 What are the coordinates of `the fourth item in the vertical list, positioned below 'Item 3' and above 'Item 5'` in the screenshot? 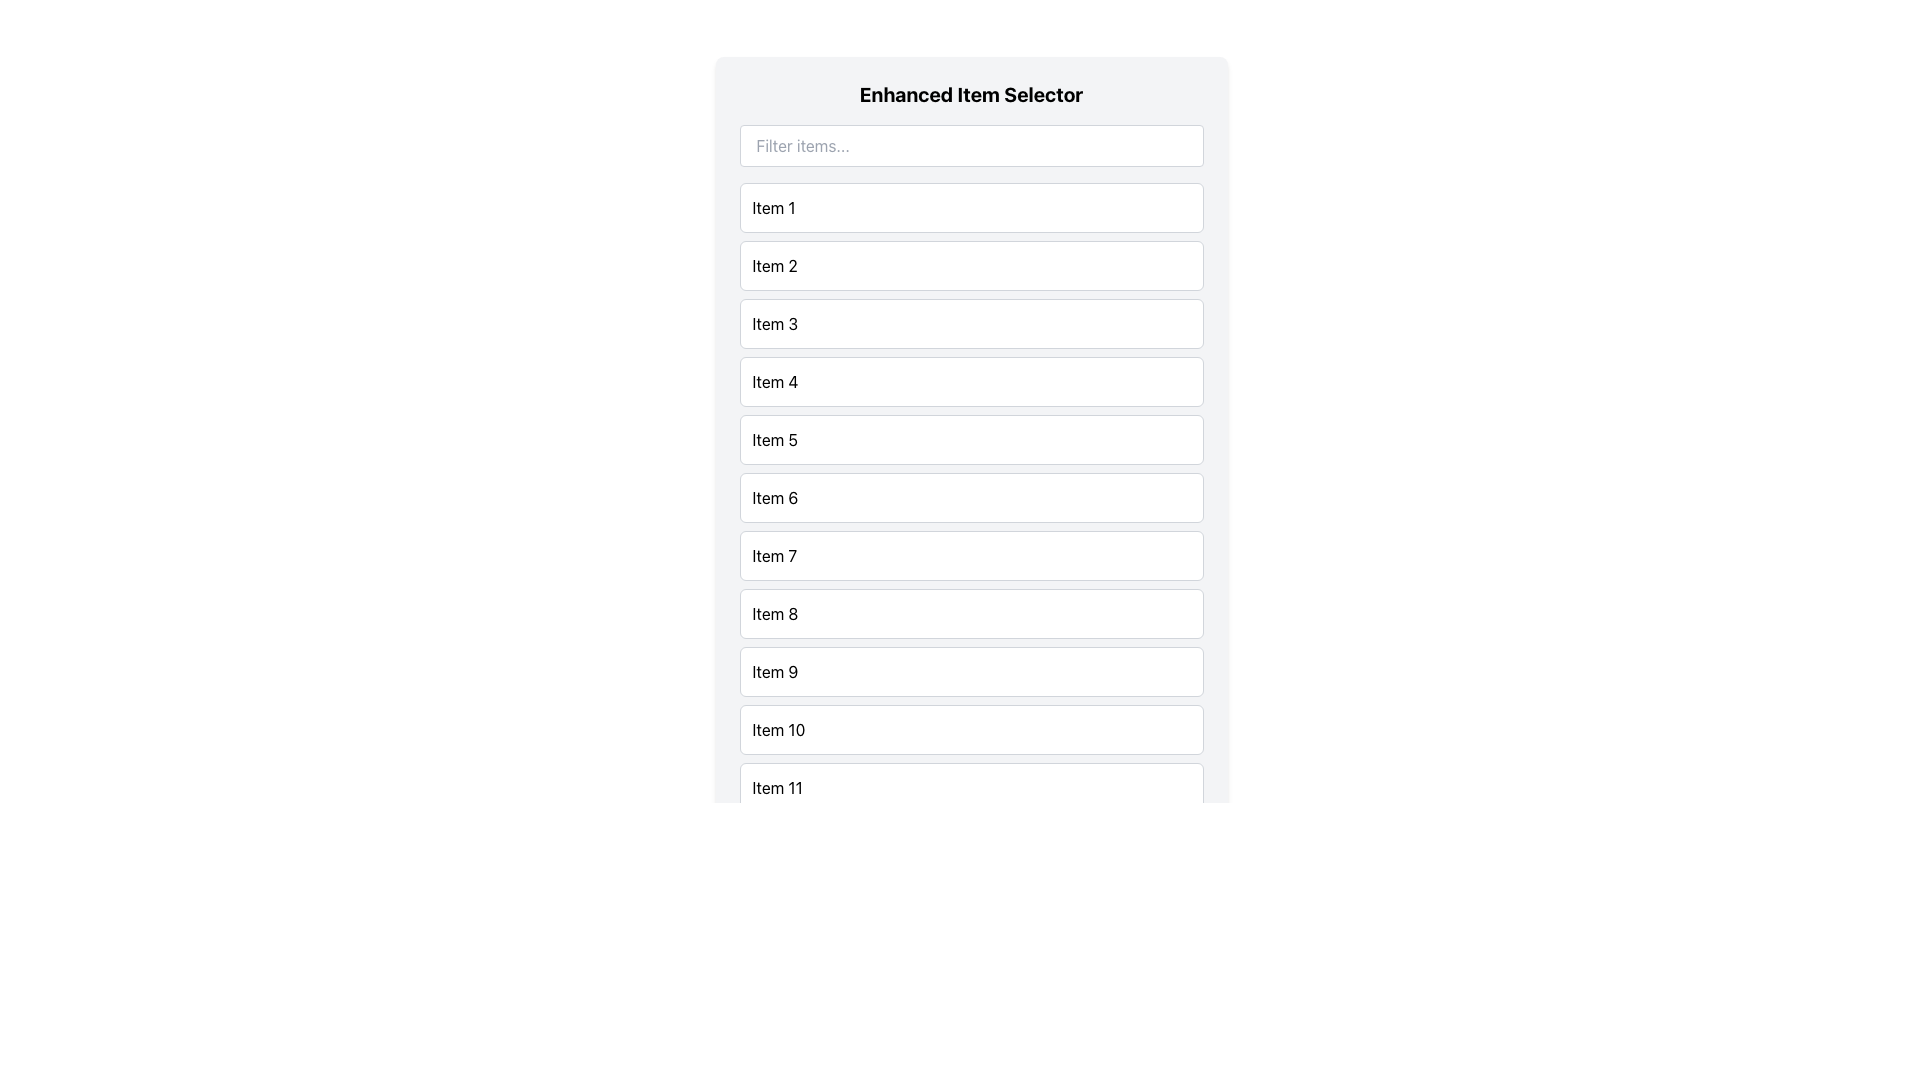 It's located at (971, 381).